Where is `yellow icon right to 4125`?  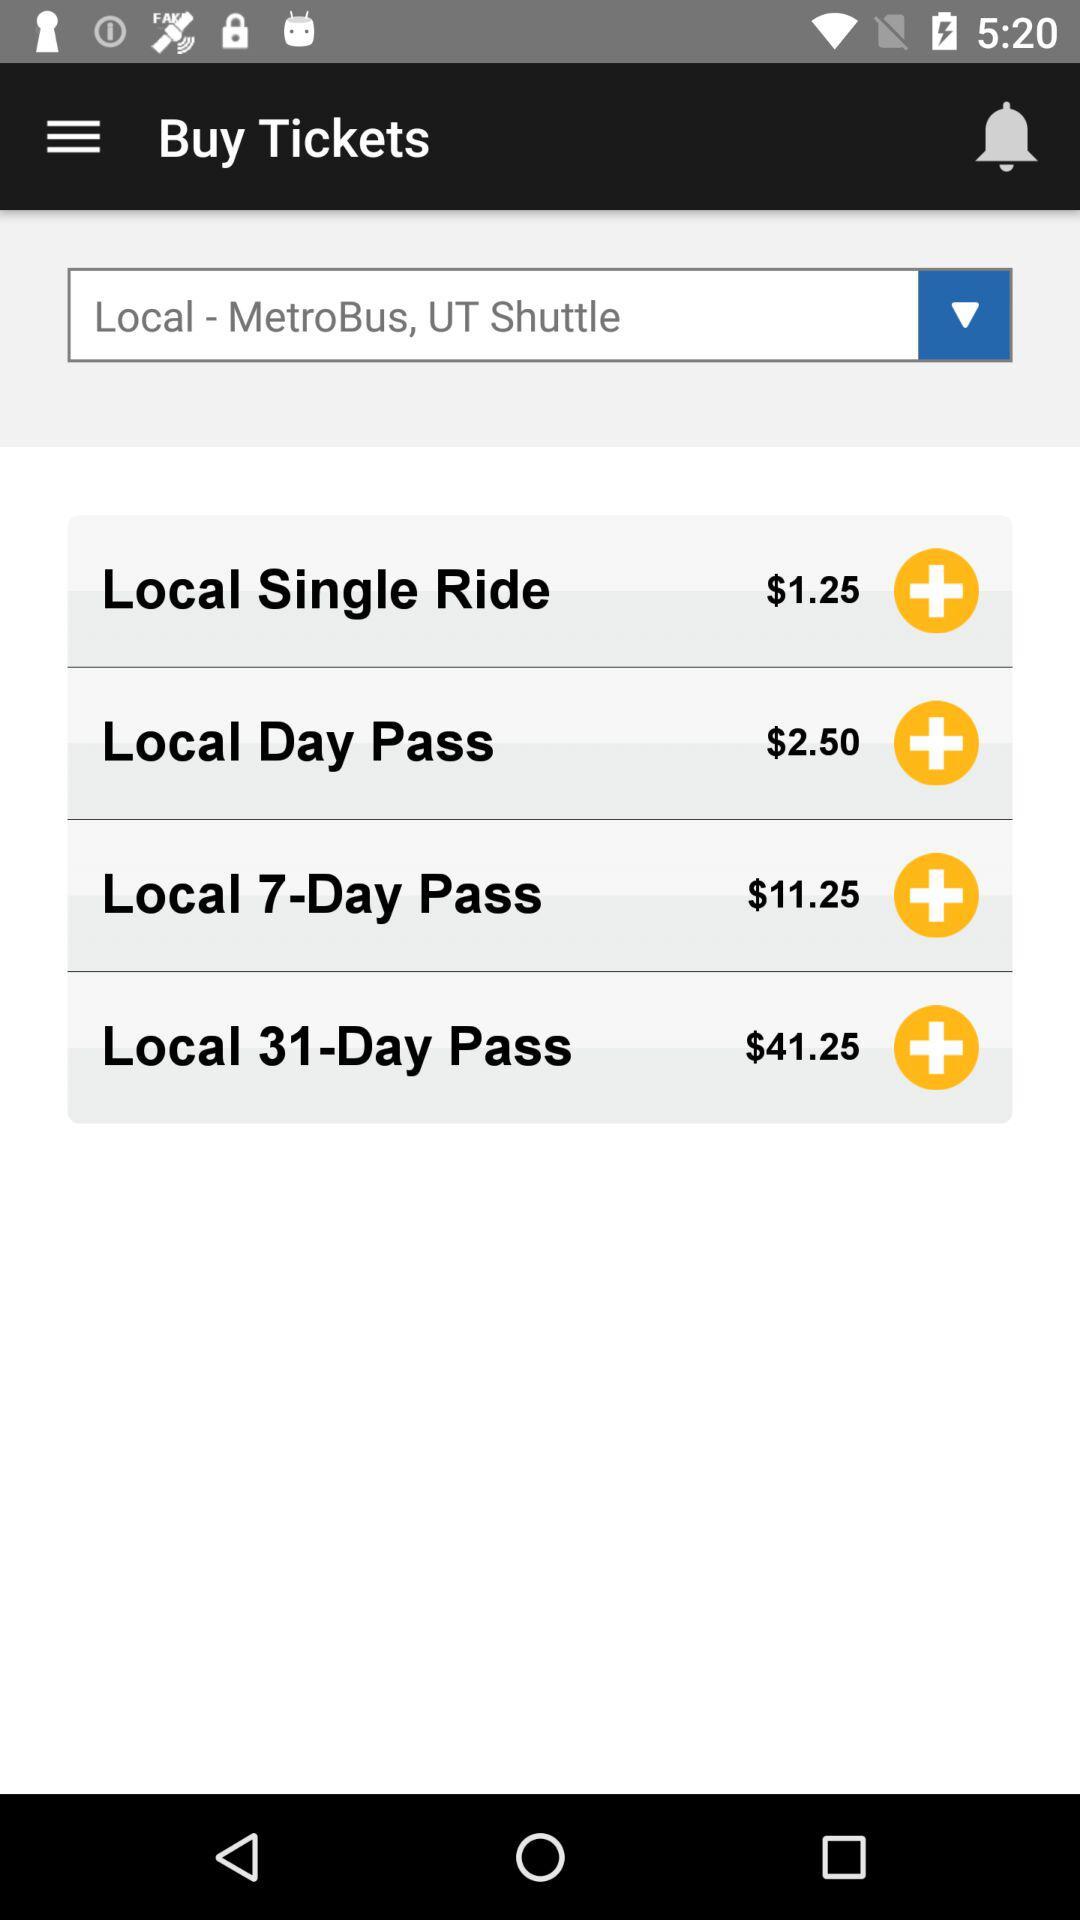
yellow icon right to 4125 is located at coordinates (936, 1046).